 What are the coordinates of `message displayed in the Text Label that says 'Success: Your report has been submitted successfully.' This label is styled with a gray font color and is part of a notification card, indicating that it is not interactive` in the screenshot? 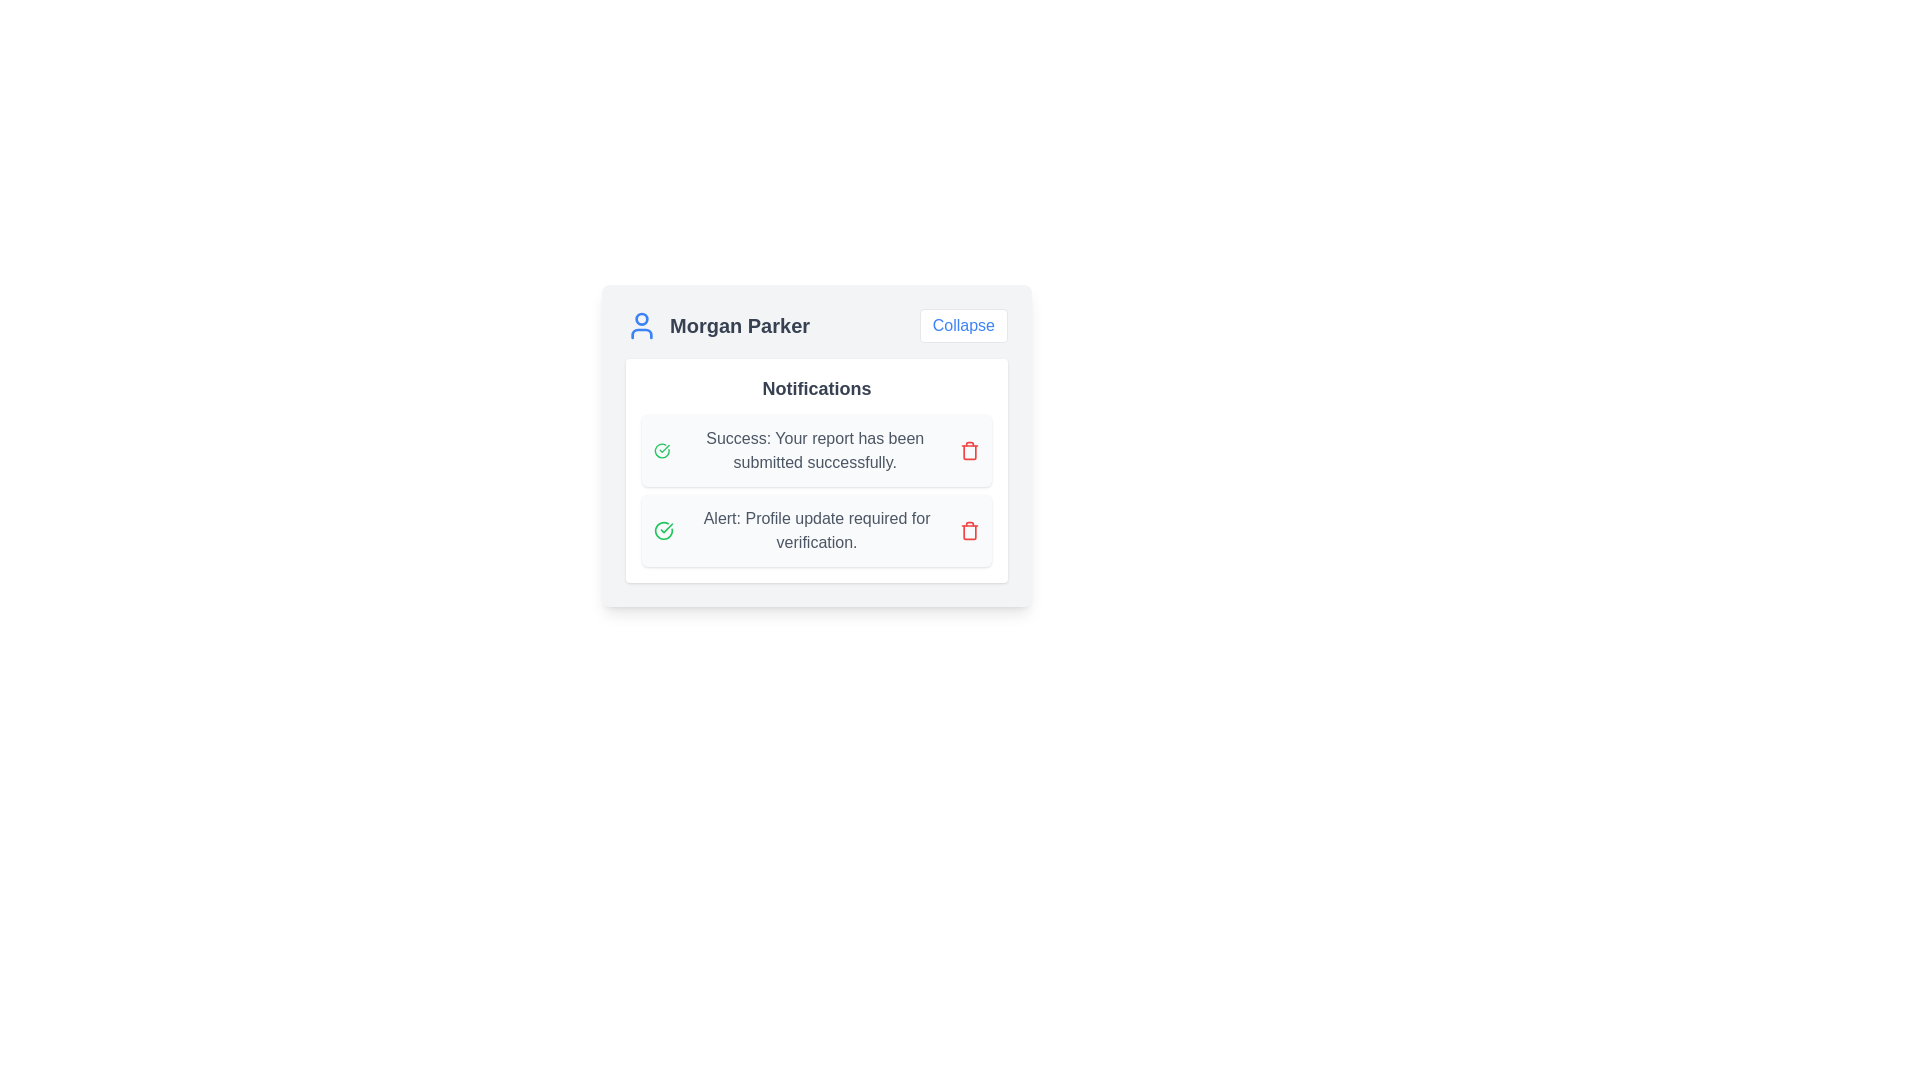 It's located at (815, 451).